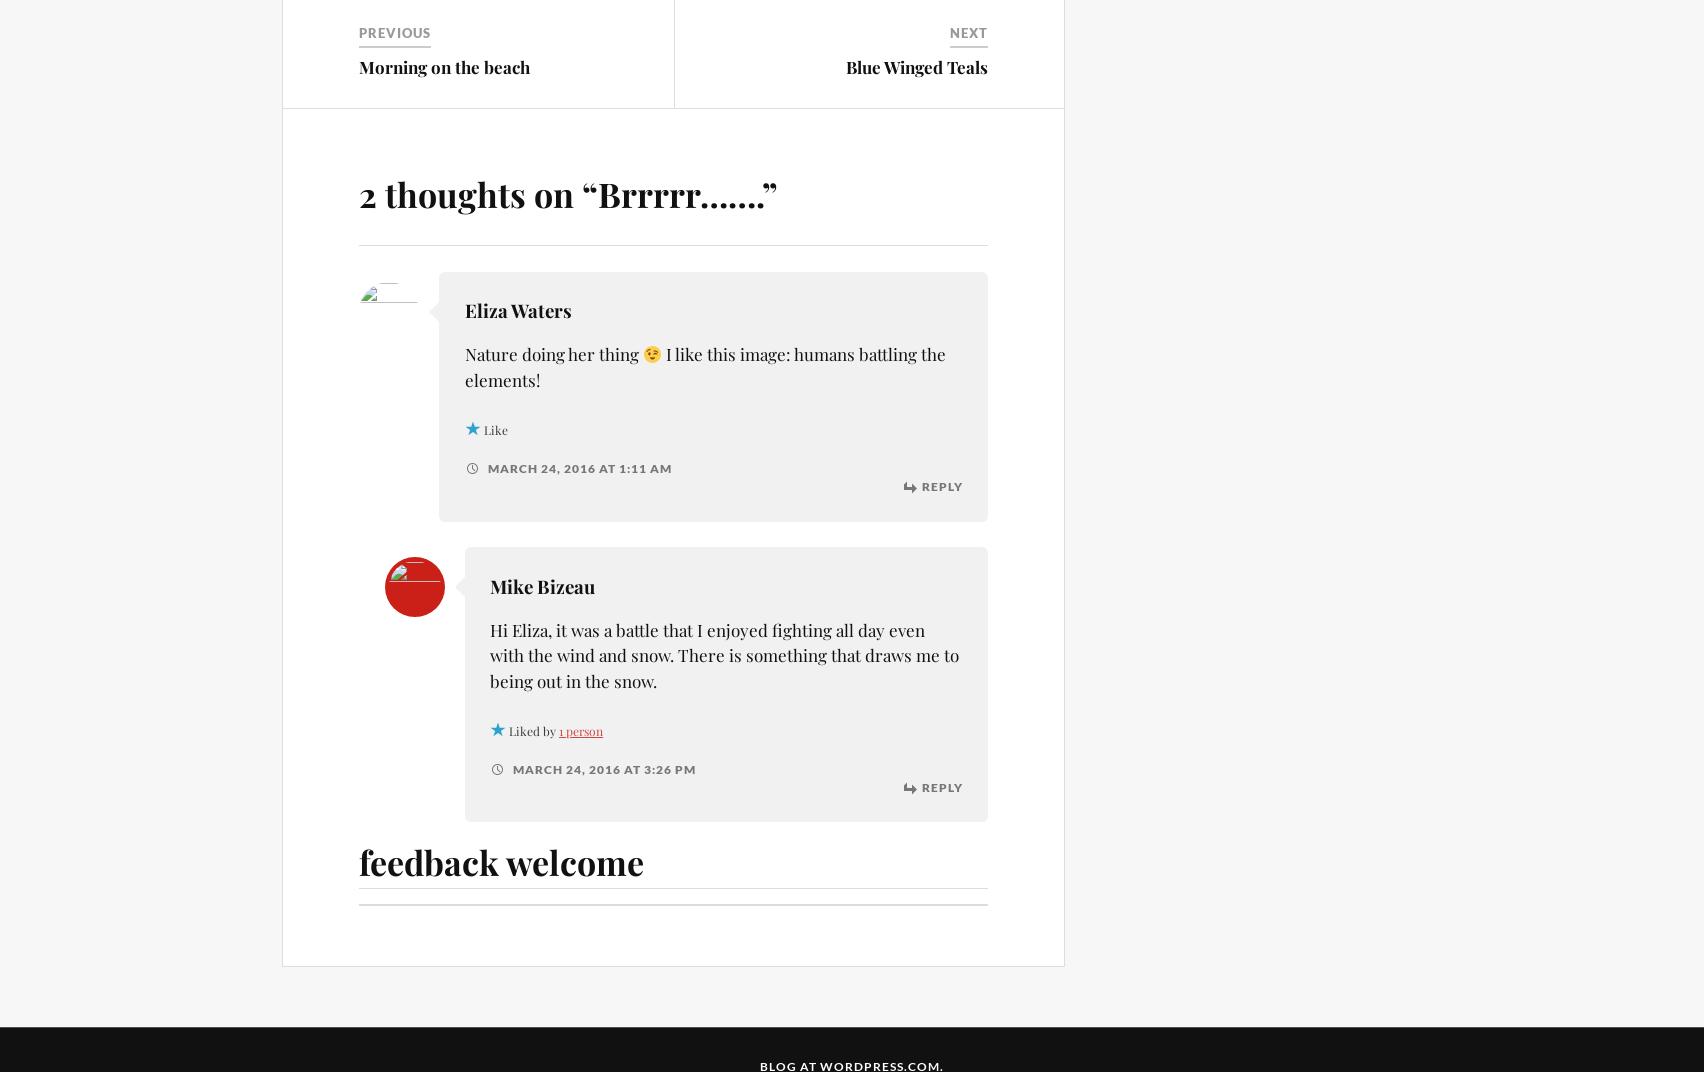 This screenshot has height=1072, width=1704. What do you see at coordinates (358, 191) in the screenshot?
I see `'2 thoughts on “'` at bounding box center [358, 191].